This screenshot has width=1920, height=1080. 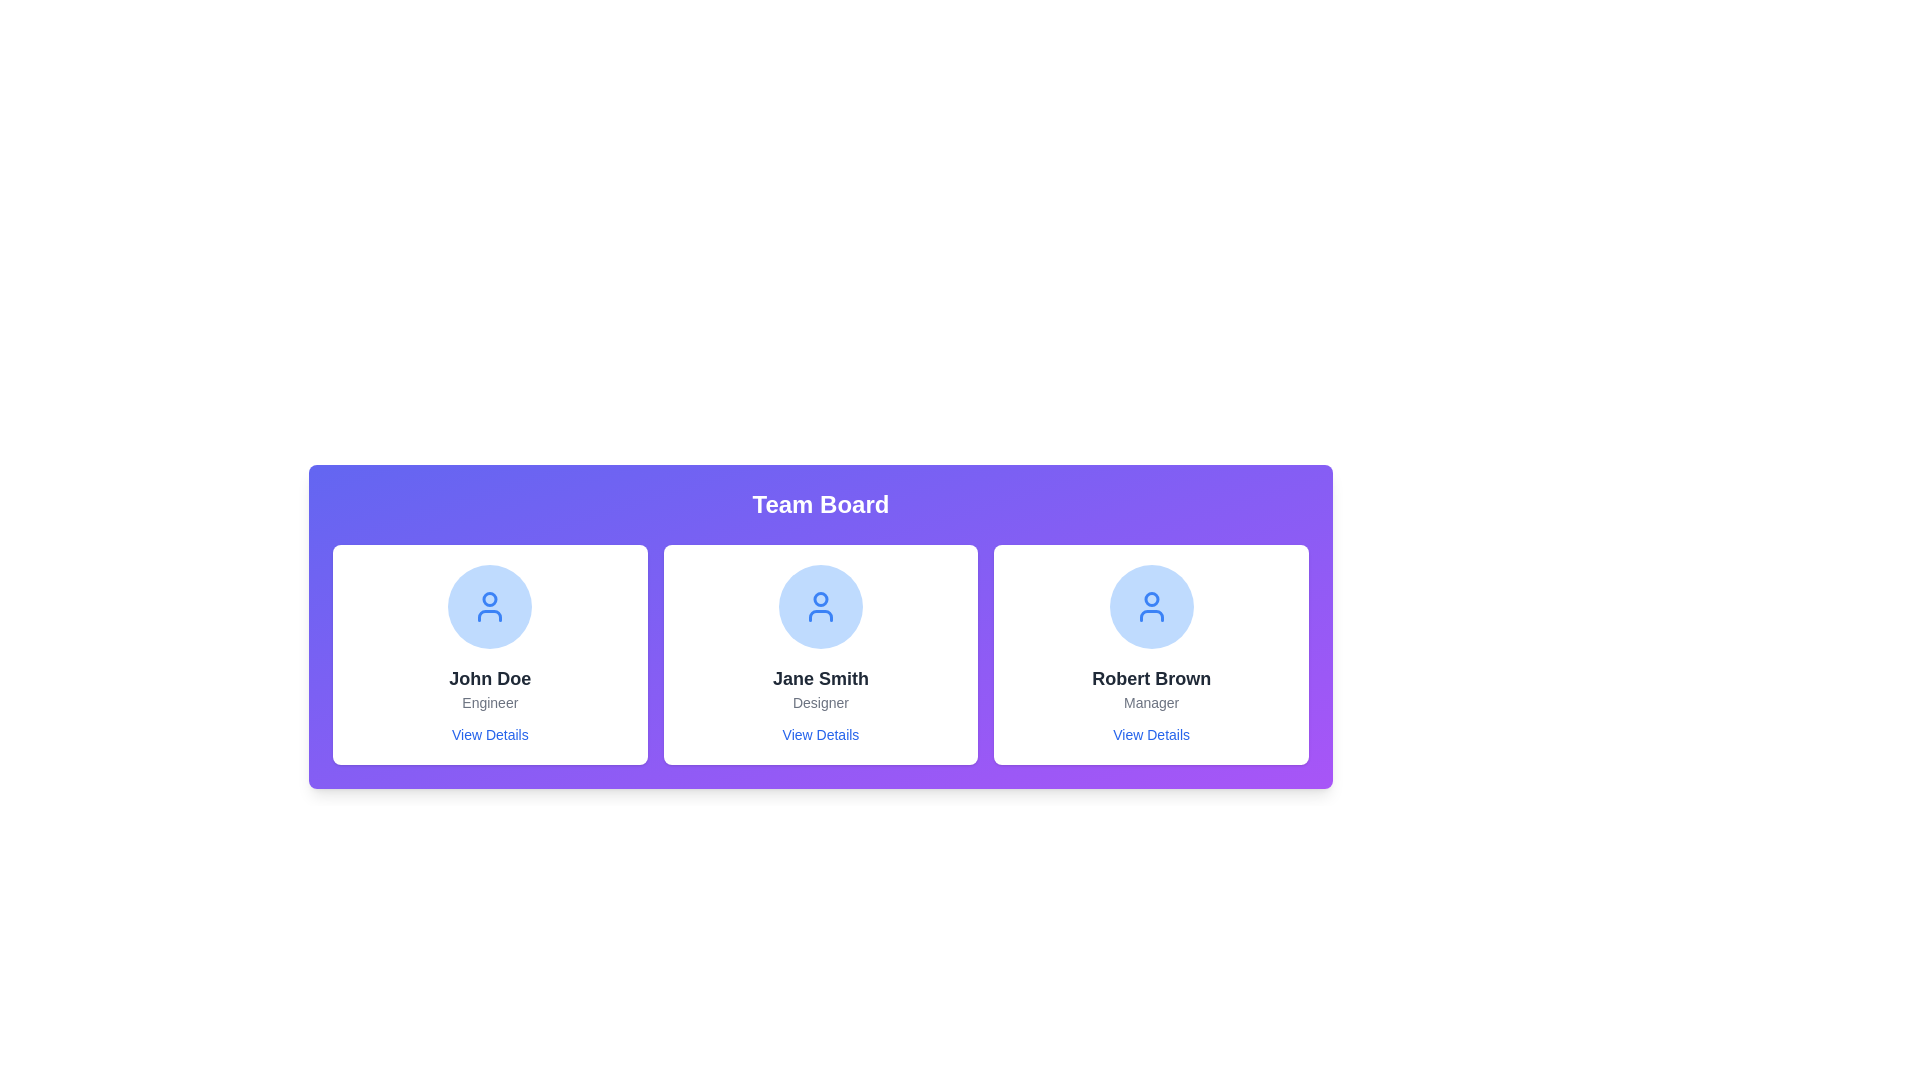 I want to click on the navigational text link located below the text 'Engineer' in the lower part of the card containing information about 'John Doe', so click(x=490, y=735).